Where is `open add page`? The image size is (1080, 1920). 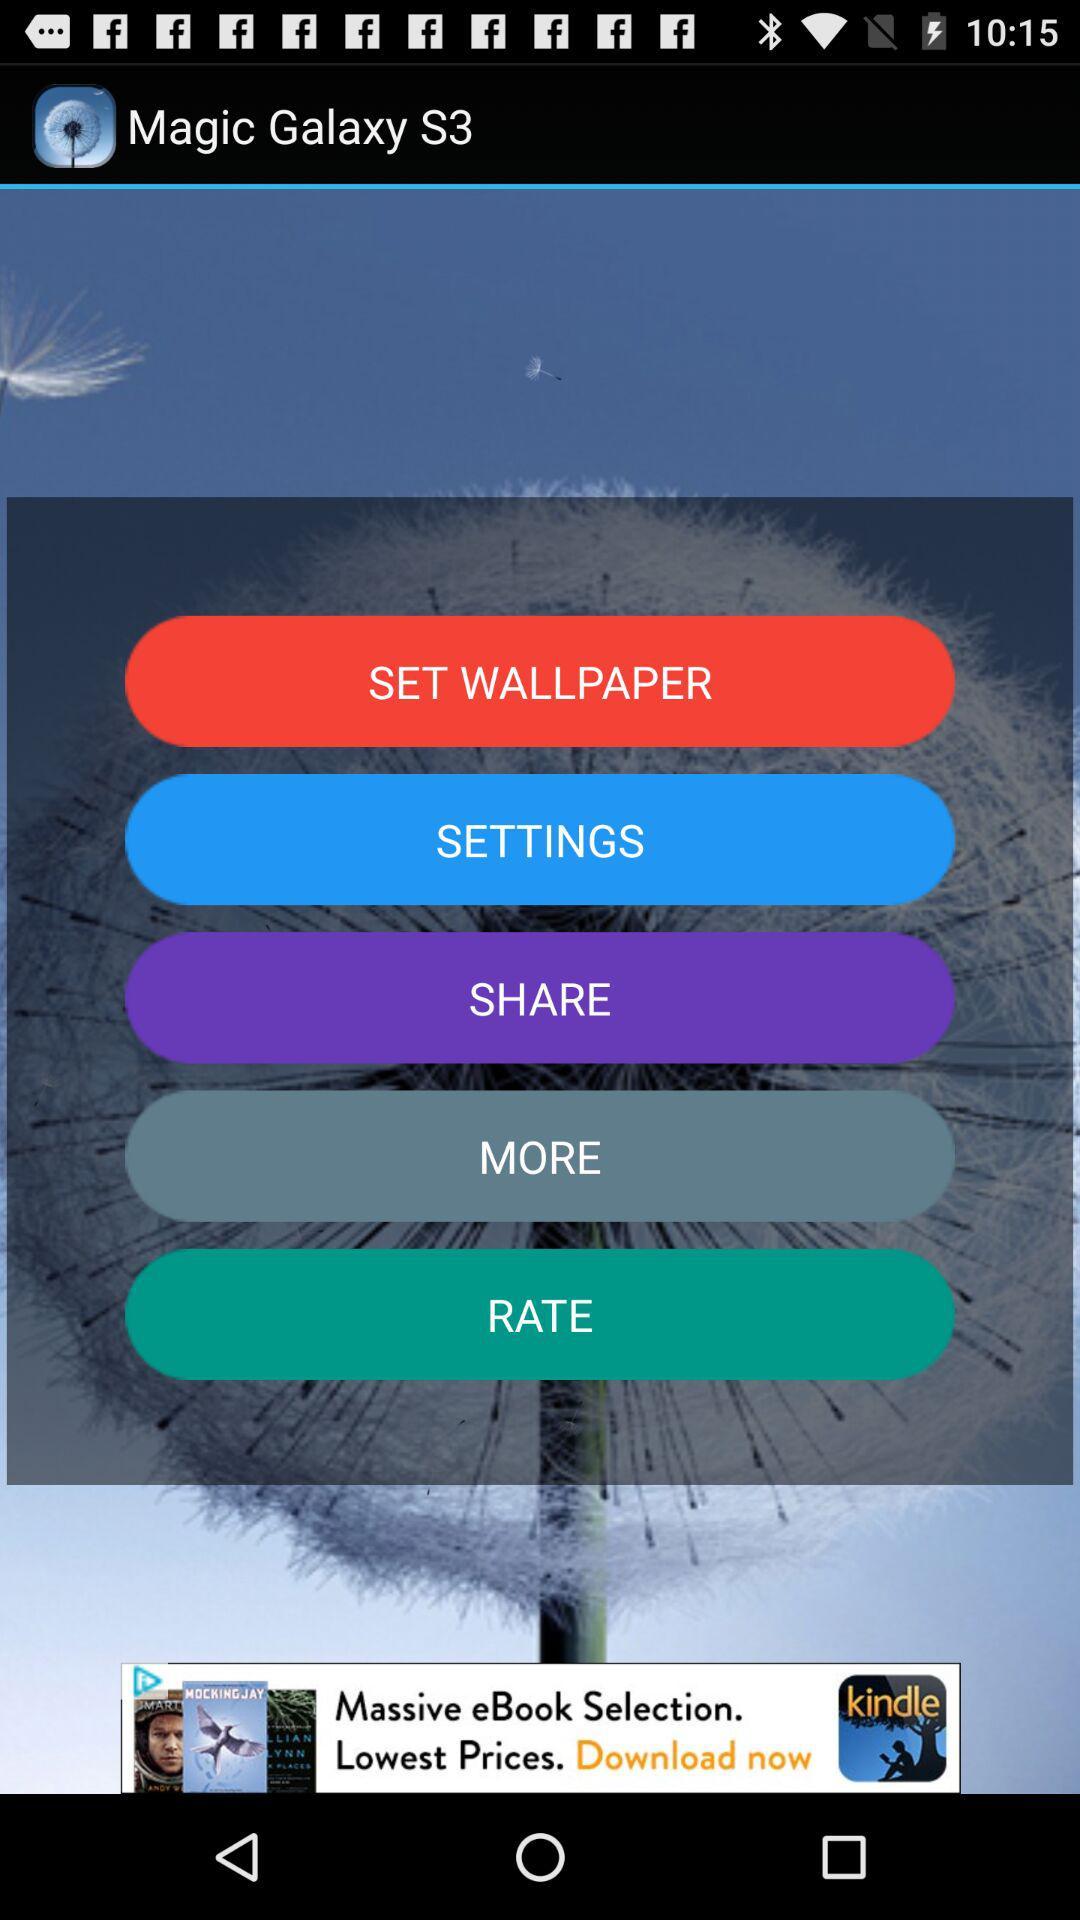 open add page is located at coordinates (540, 1727).